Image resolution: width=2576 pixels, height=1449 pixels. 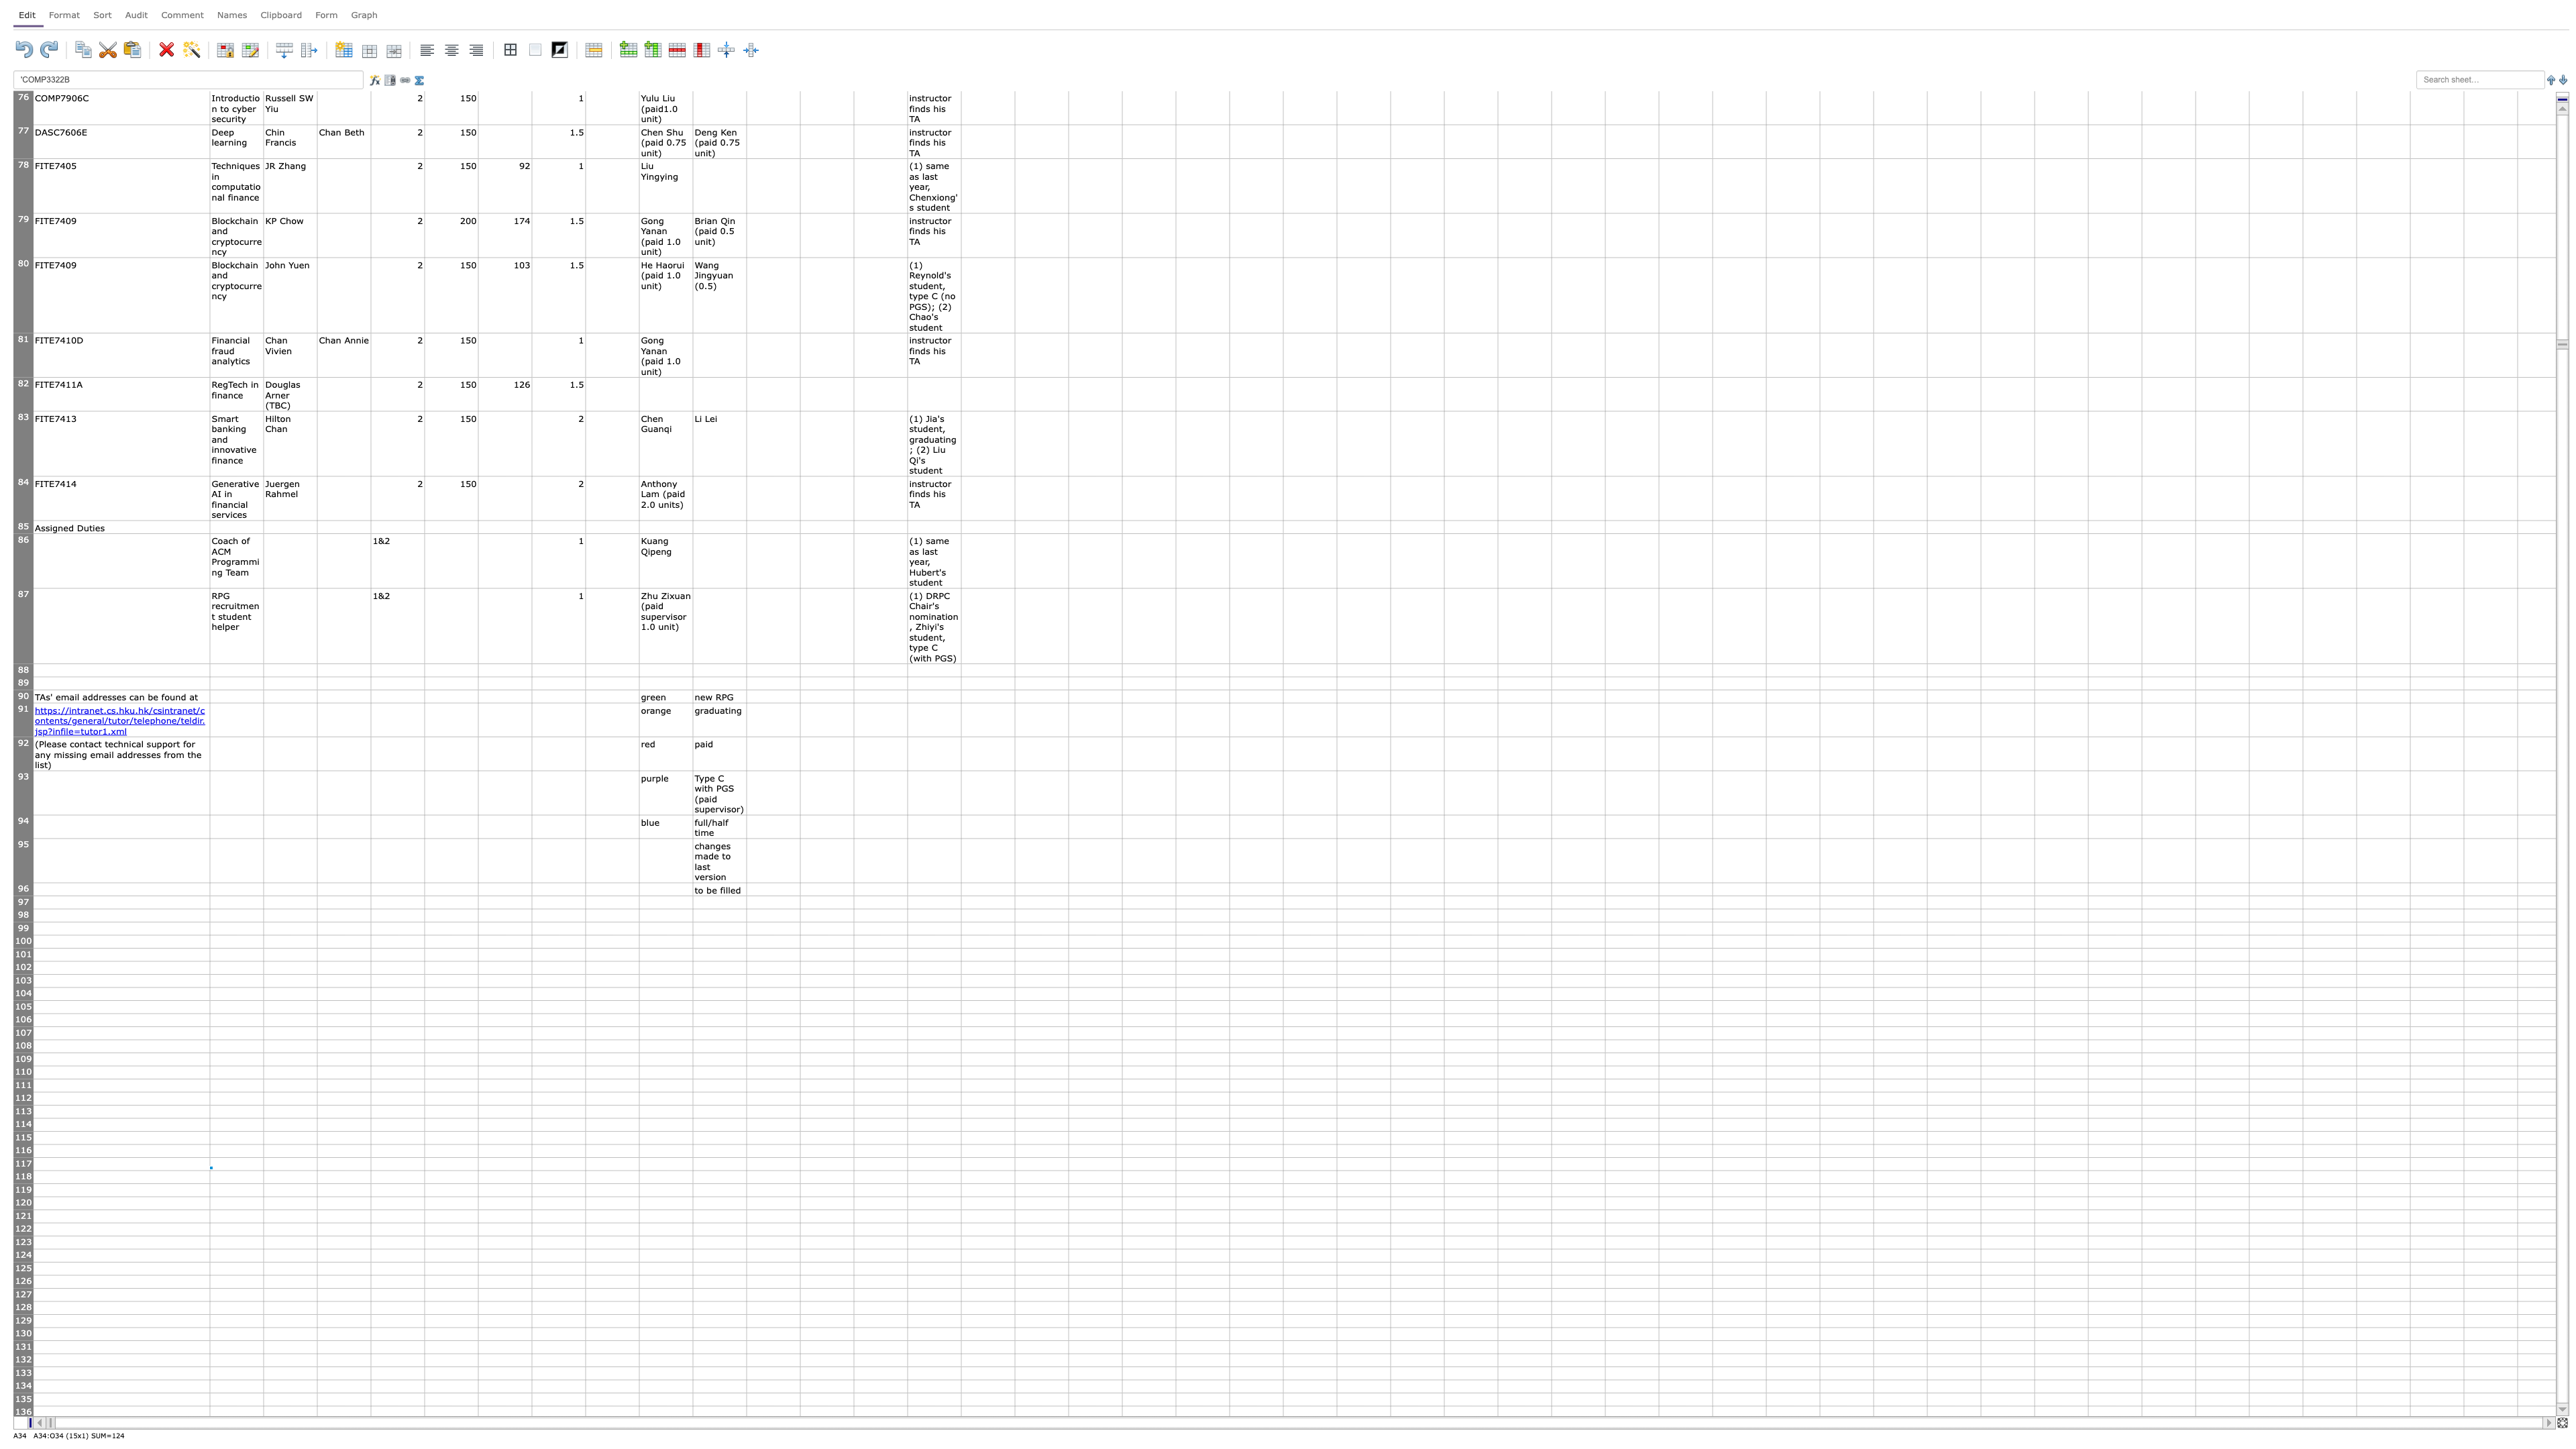 What do you see at coordinates (23, 1177) in the screenshot?
I see `to activate row 118` at bounding box center [23, 1177].